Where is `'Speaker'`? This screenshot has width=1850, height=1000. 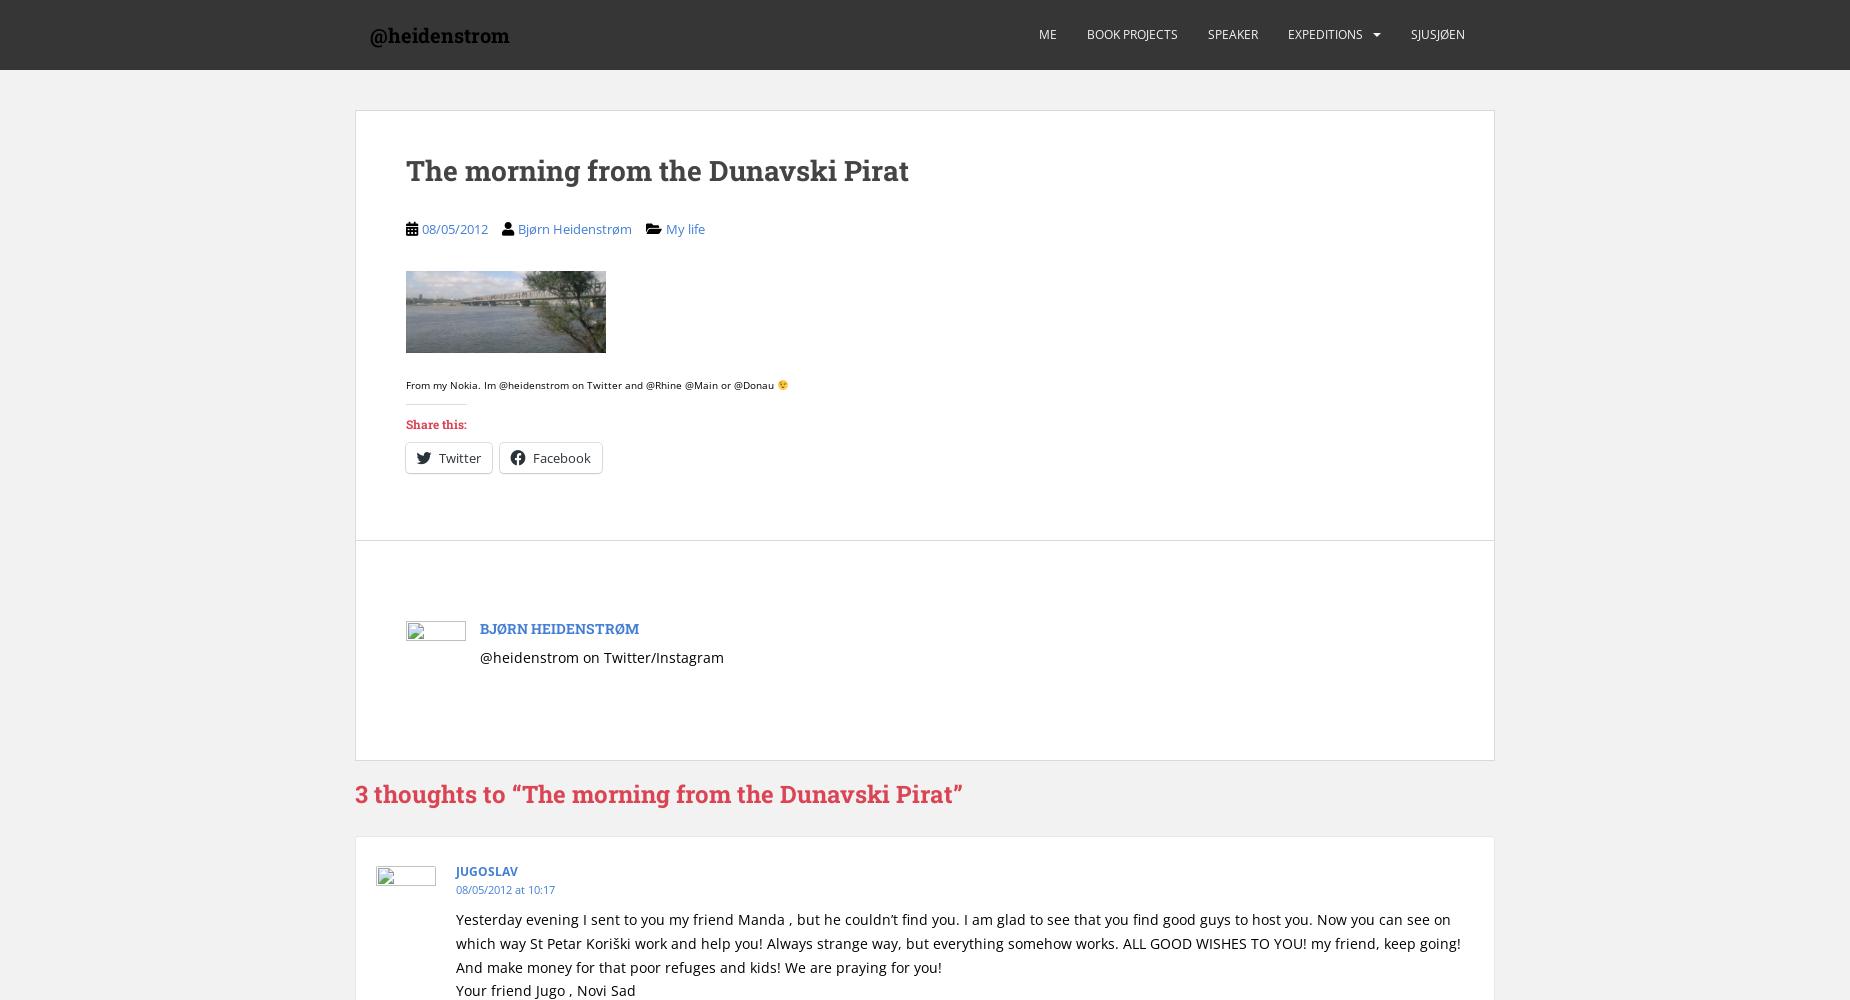 'Speaker' is located at coordinates (1207, 34).